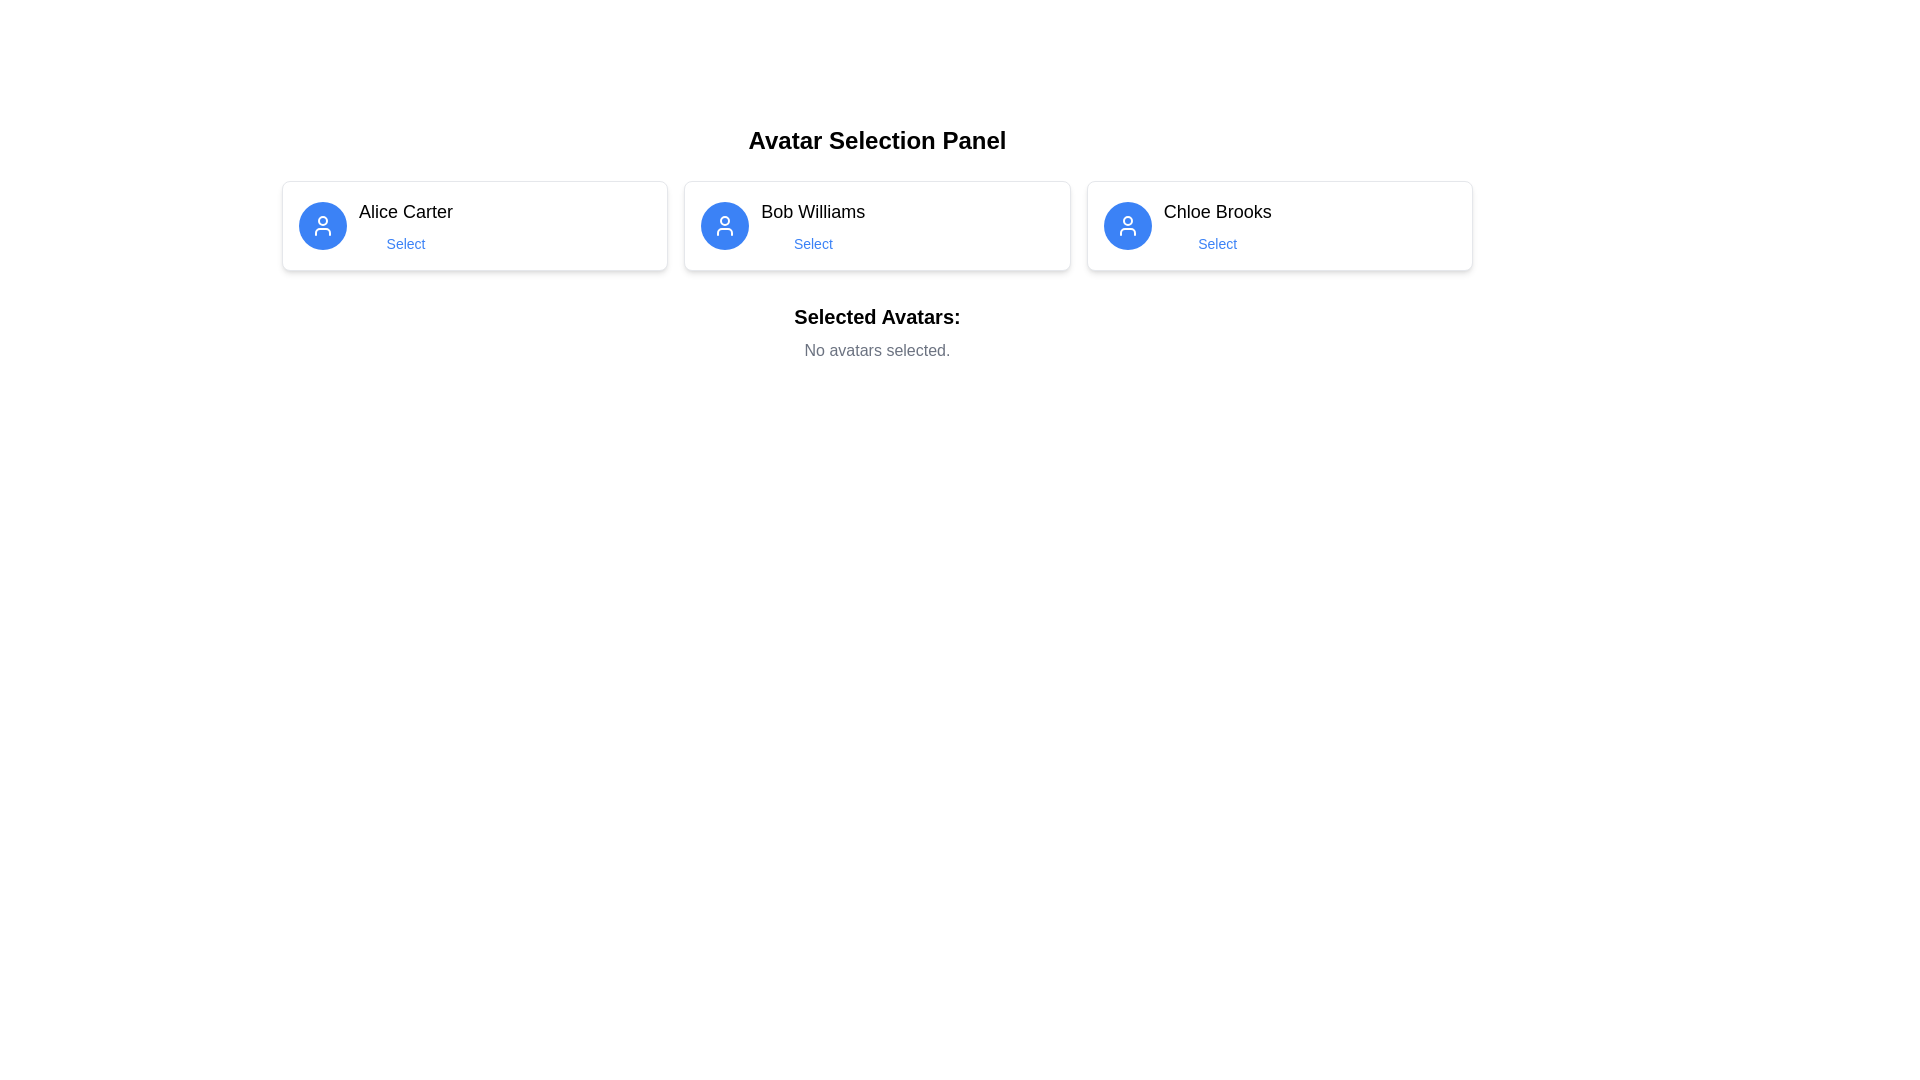 The width and height of the screenshot is (1920, 1080). I want to click on the circular button with a blue background and a white user avatar icon, so click(1127, 225).